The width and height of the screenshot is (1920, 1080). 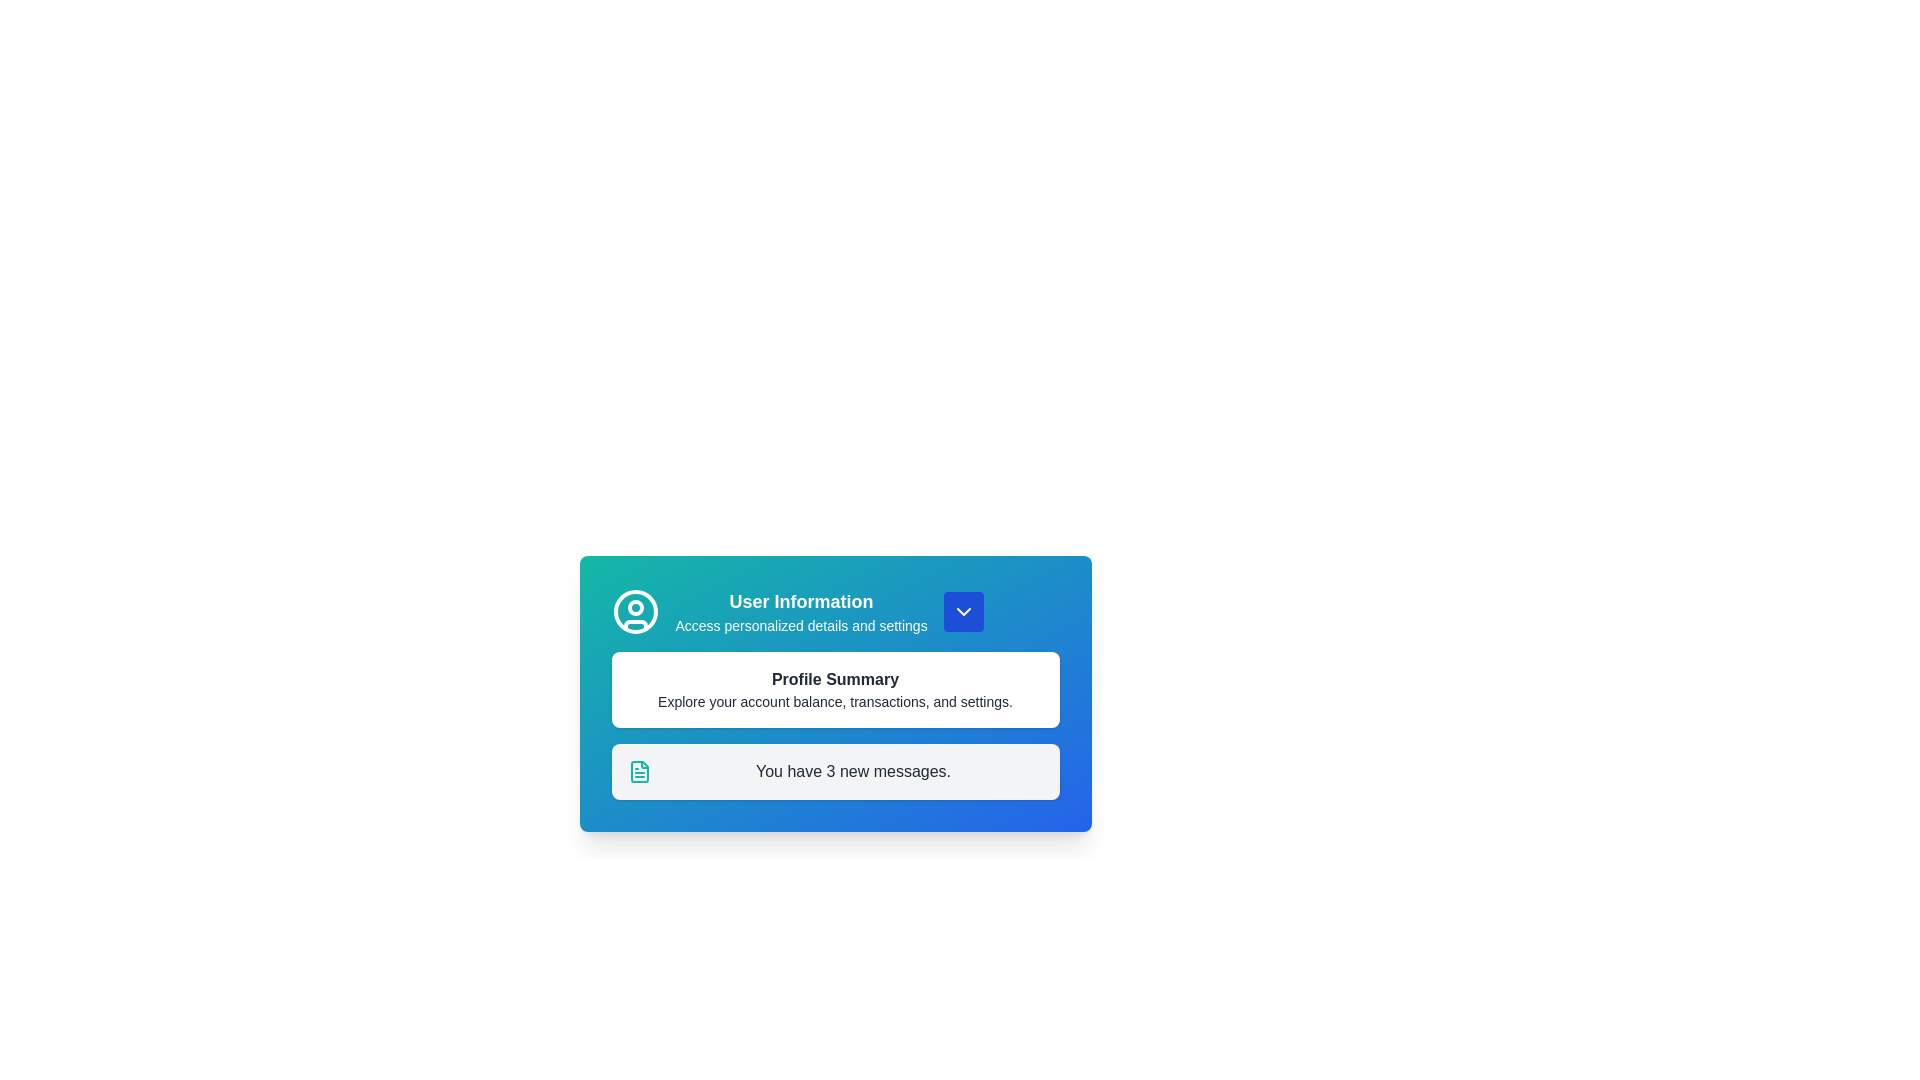 I want to click on the downward chevron icon in the top-right corner of the user information card, so click(x=963, y=611).